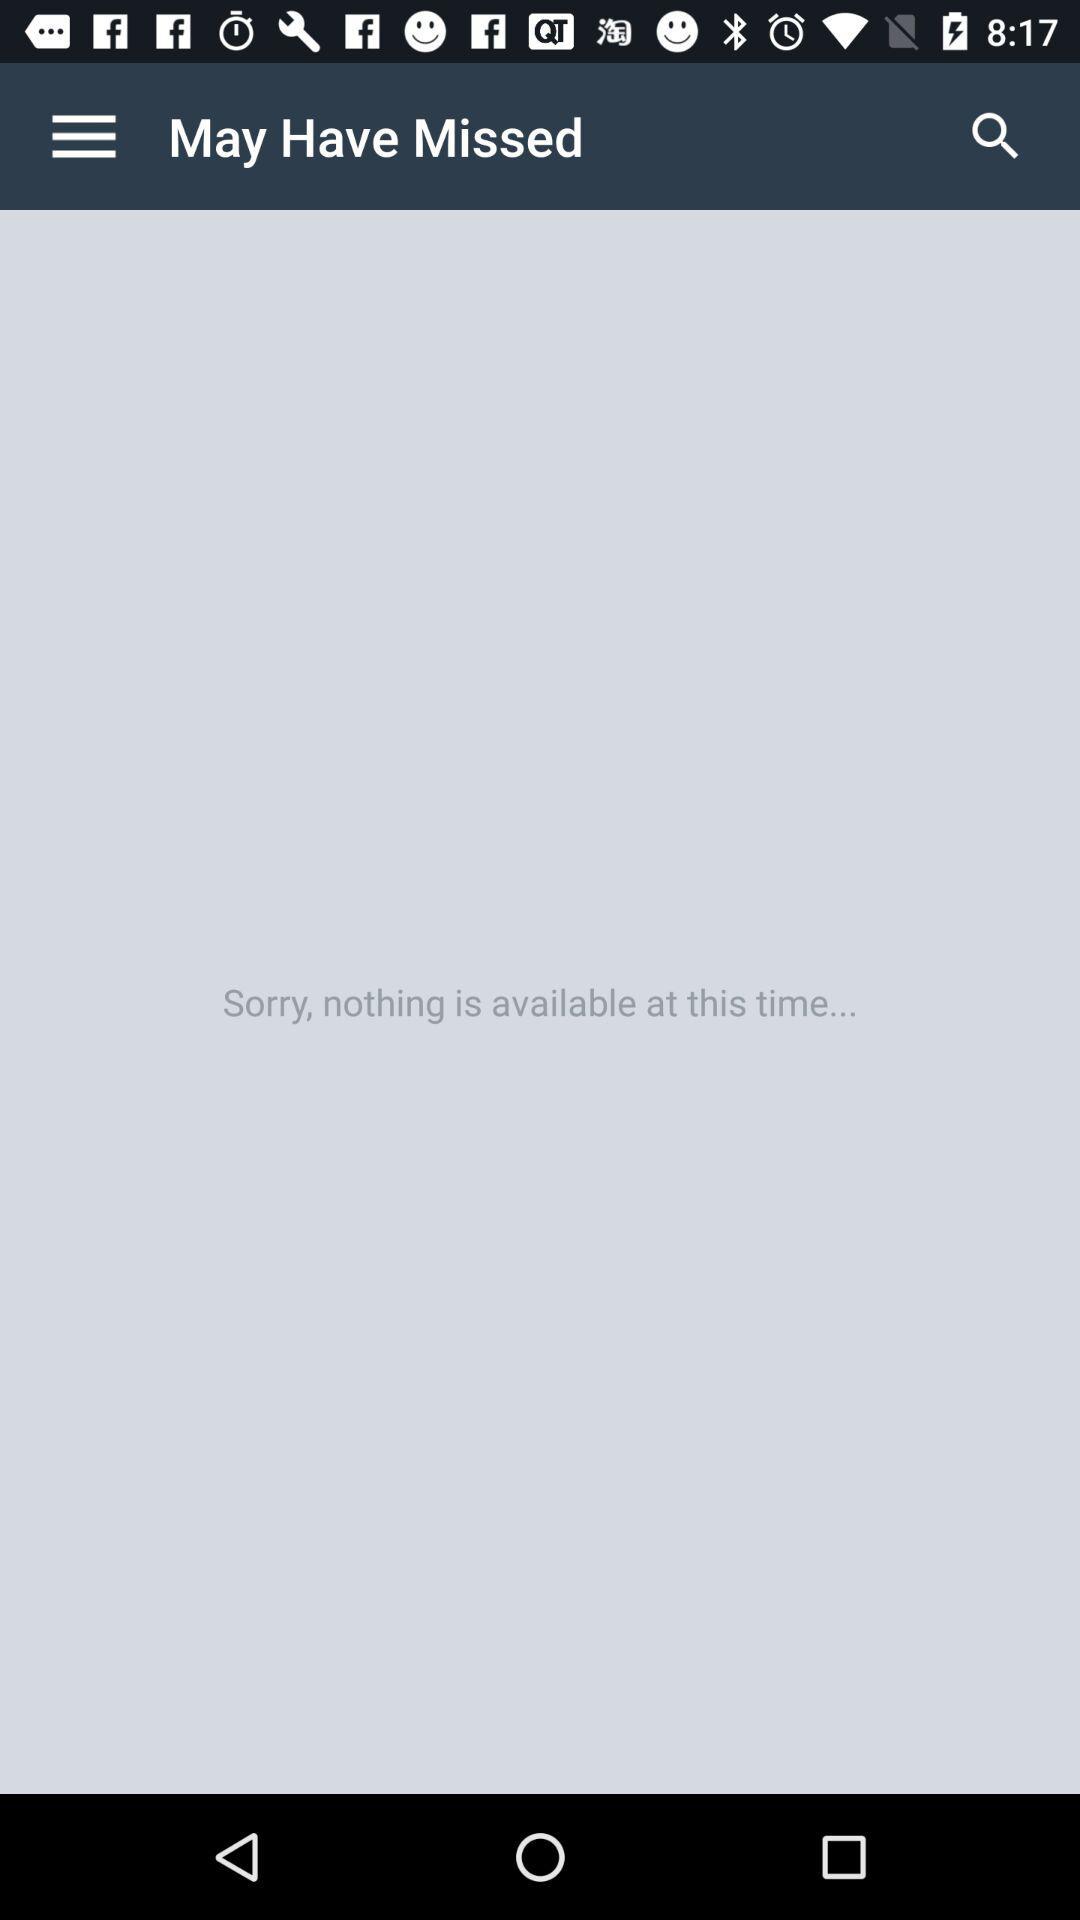 Image resolution: width=1080 pixels, height=1920 pixels. I want to click on the item next to the may have missed icon, so click(995, 135).